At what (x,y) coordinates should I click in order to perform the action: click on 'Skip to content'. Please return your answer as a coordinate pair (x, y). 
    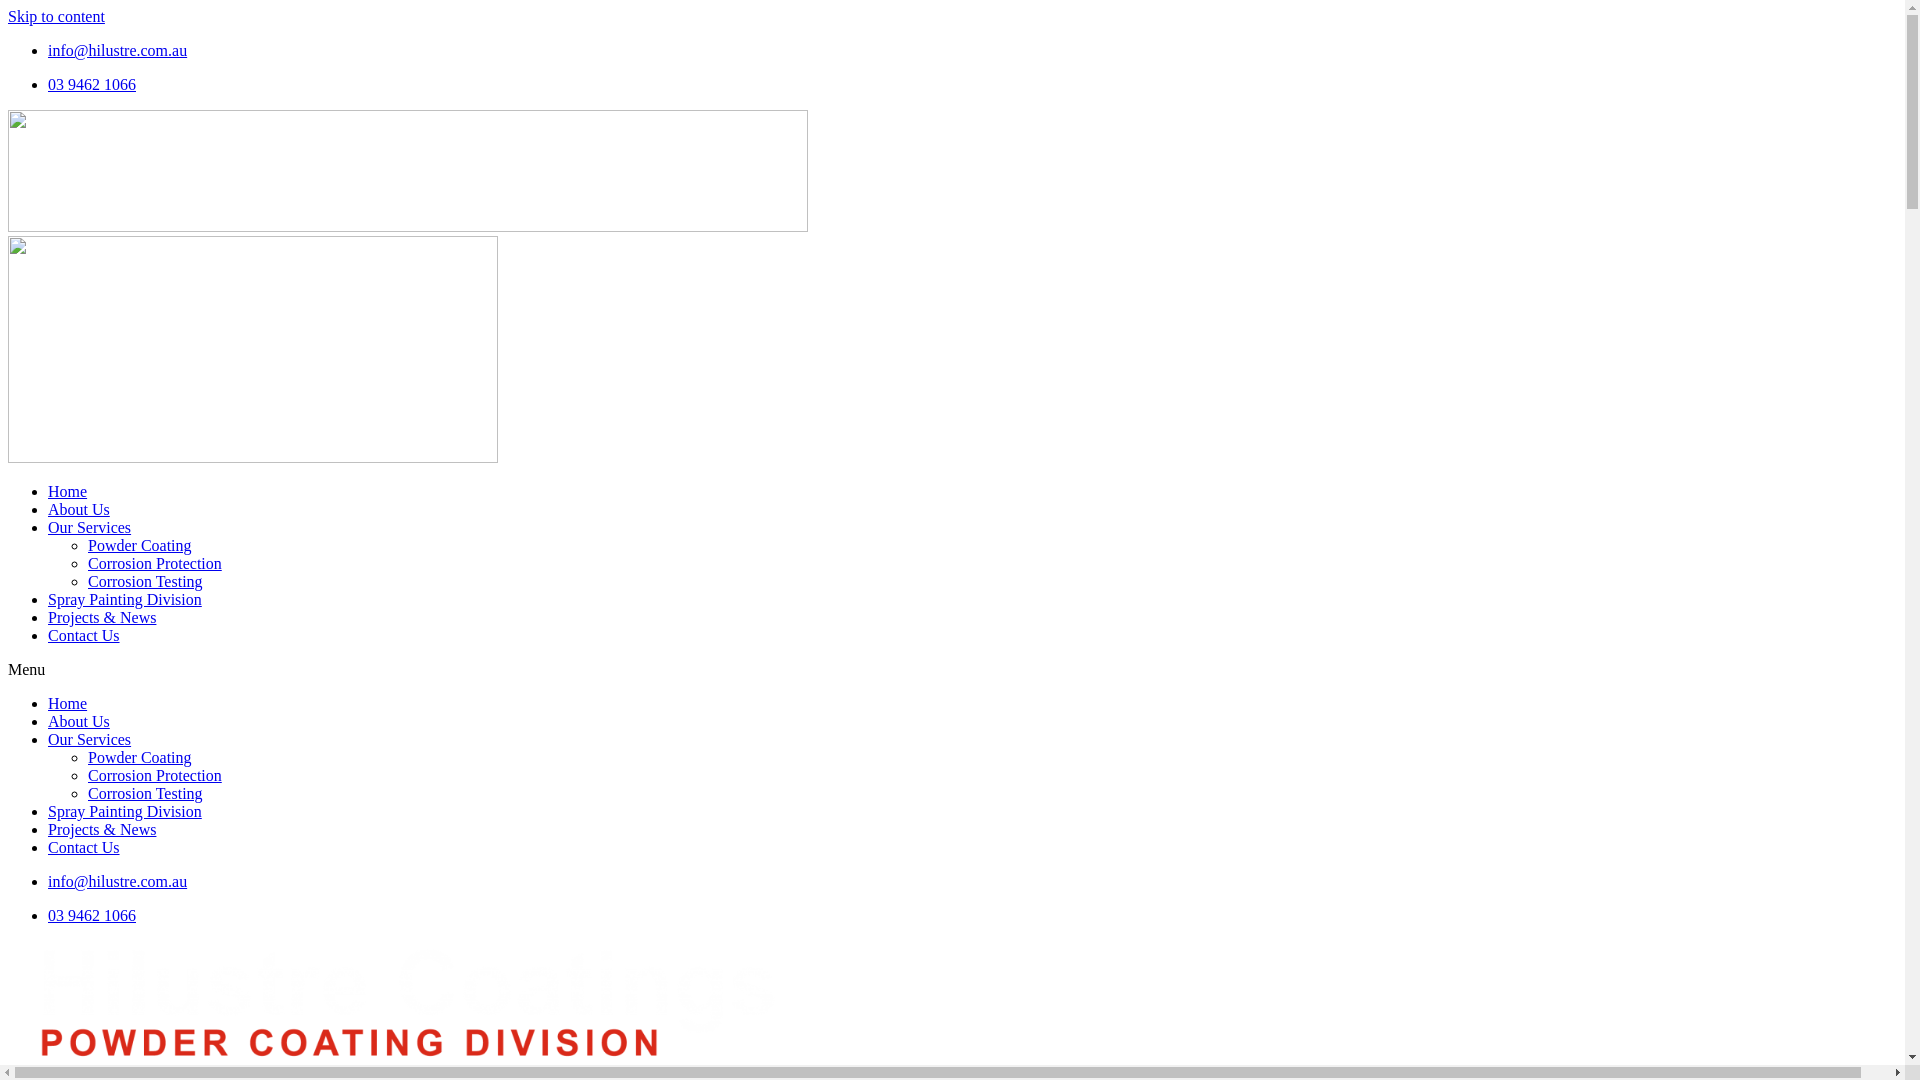
    Looking at the image, I should click on (56, 16).